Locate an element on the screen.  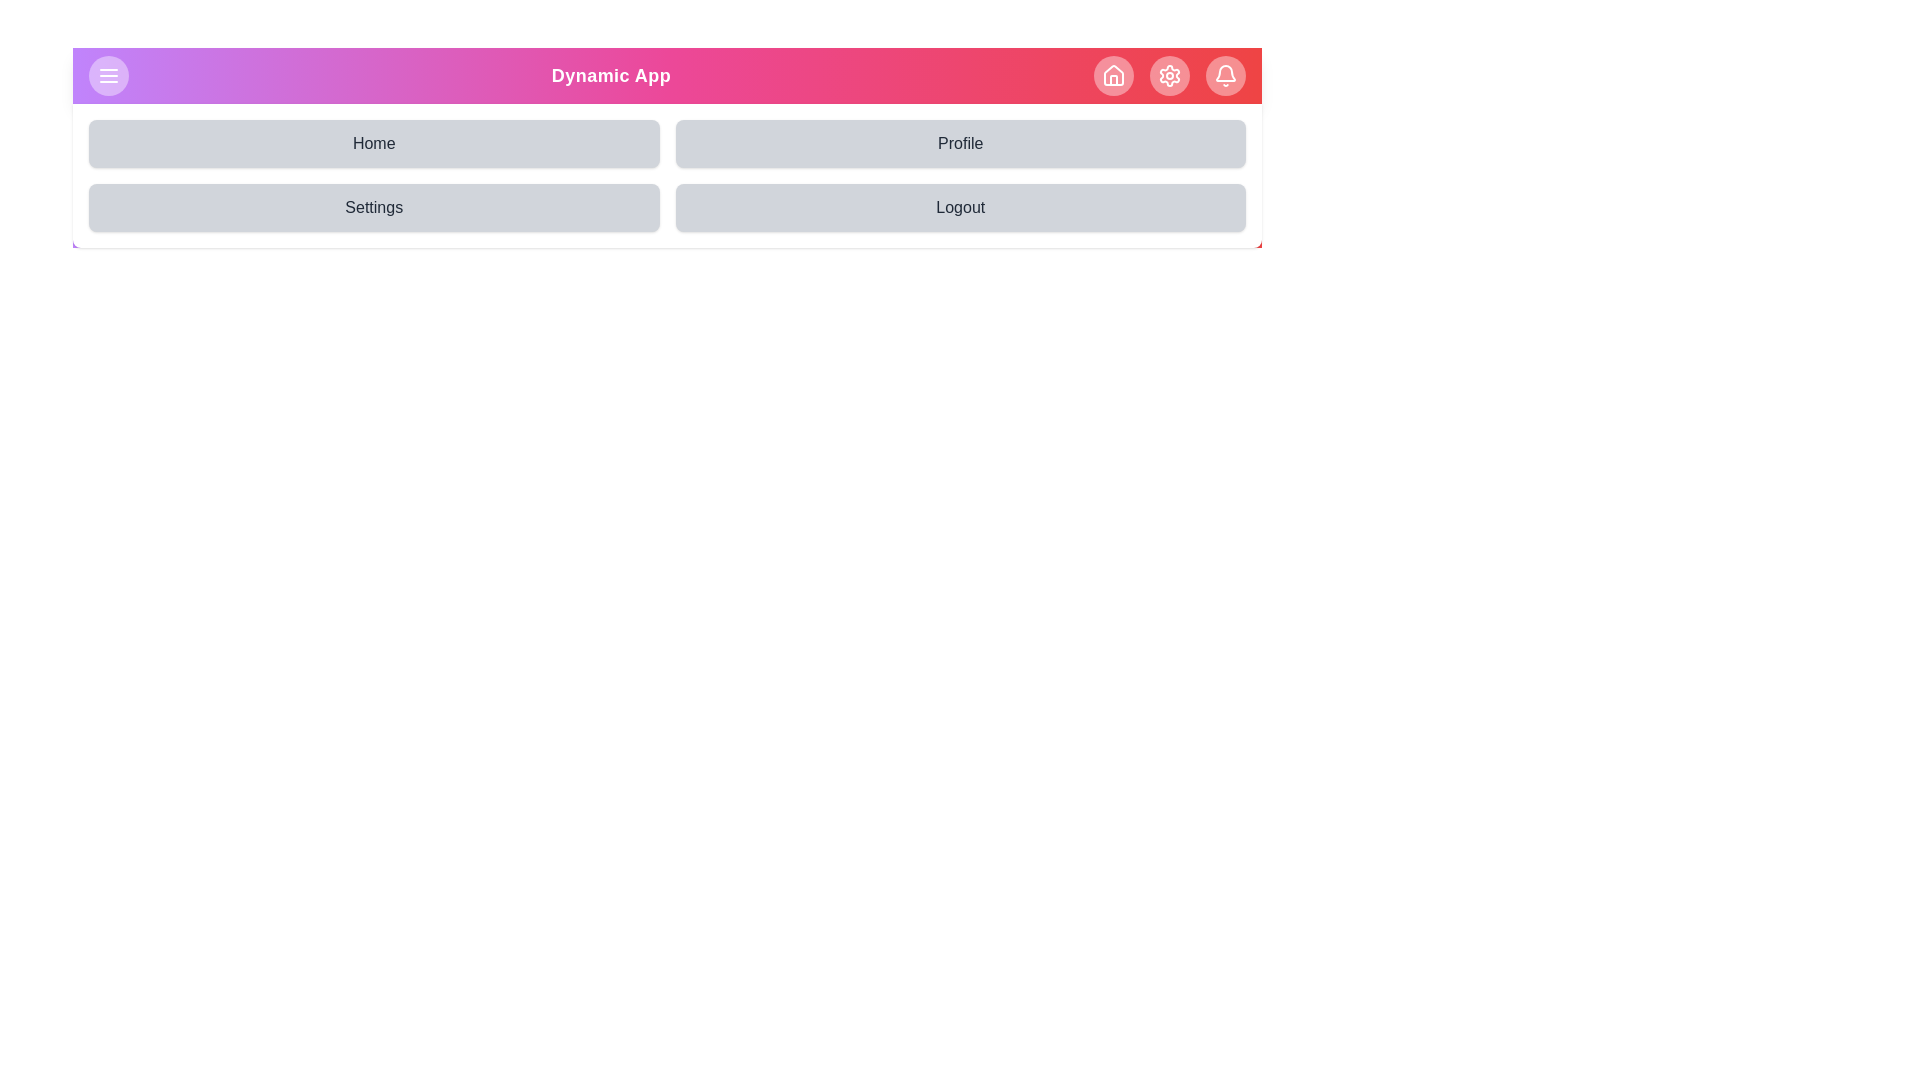
the Settings navigation button is located at coordinates (374, 208).